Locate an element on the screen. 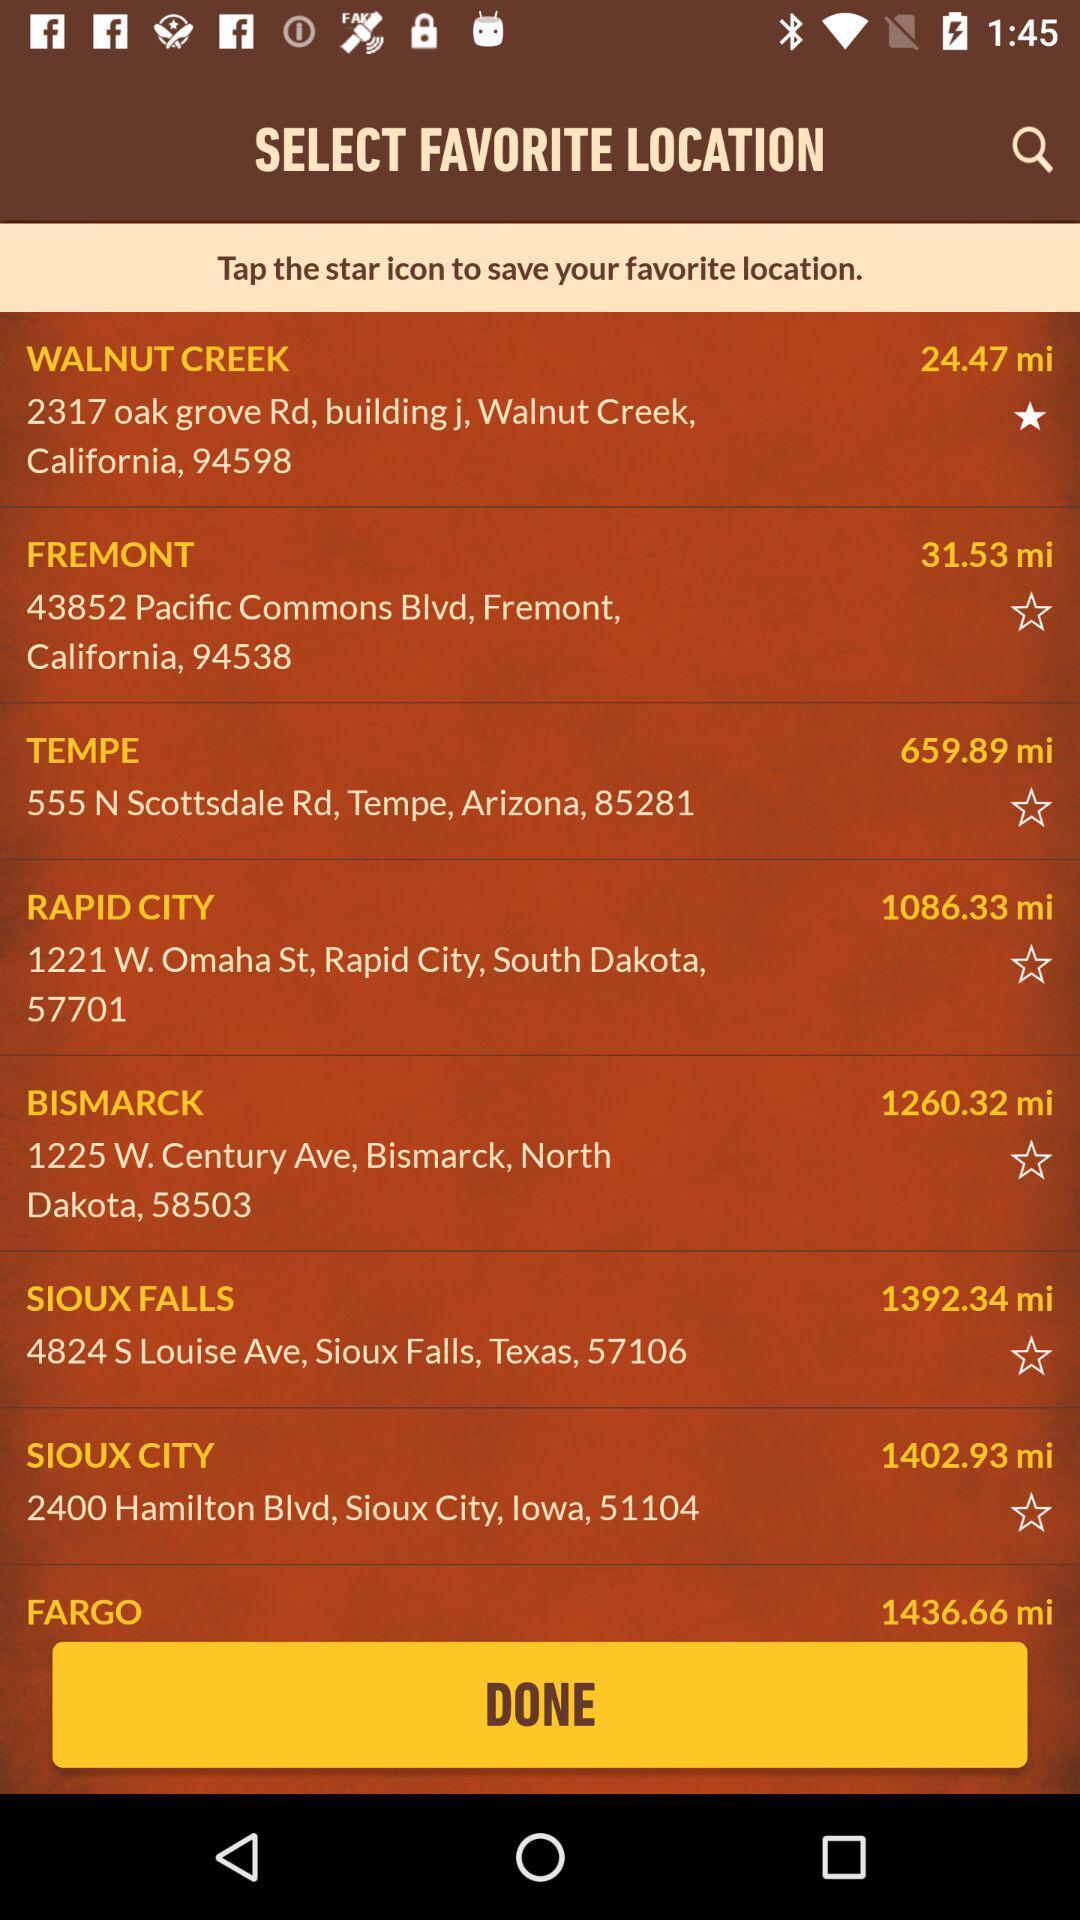 The height and width of the screenshot is (1920, 1080). the 1260.32 mi icon is located at coordinates (903, 1101).